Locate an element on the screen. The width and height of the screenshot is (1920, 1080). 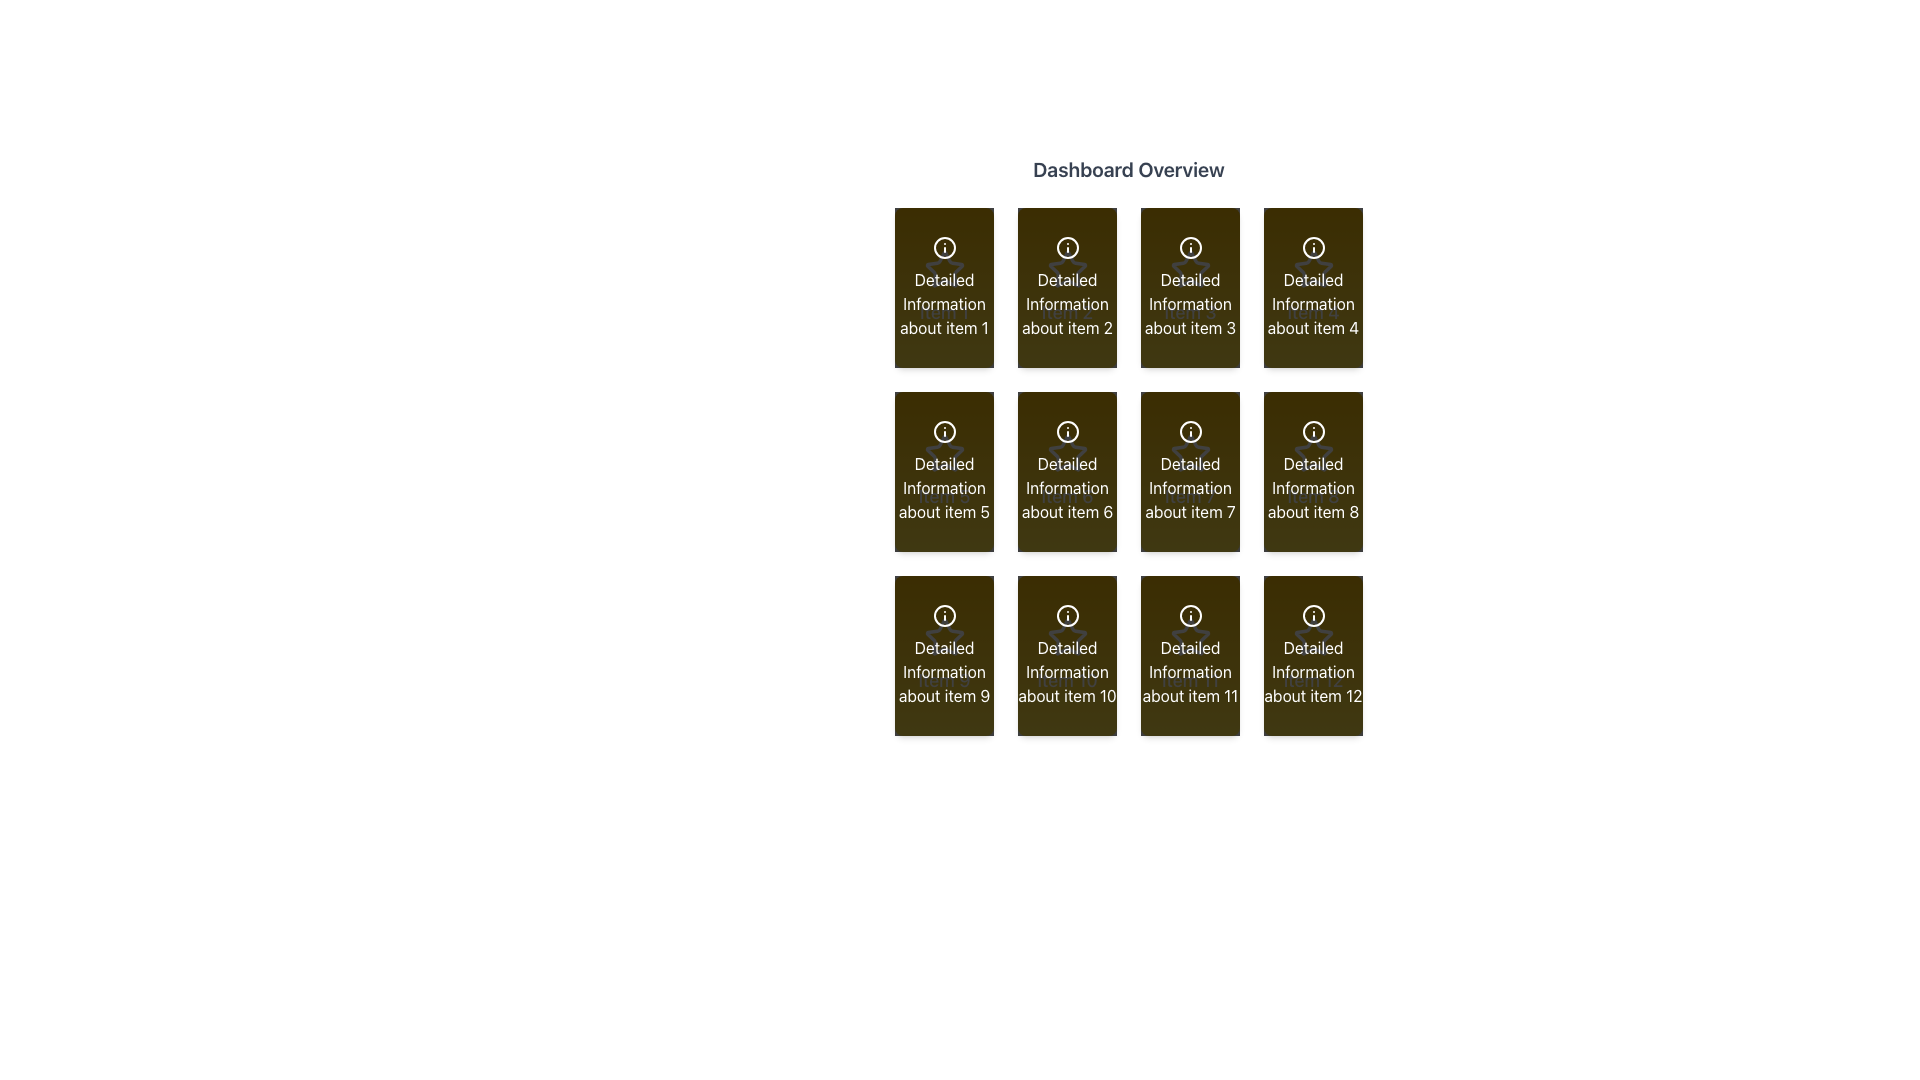
the text label displaying 'Detailed Information about item 10' which is located at the bottom-center of the card in the second column of the last row of the grid layout is located at coordinates (1066, 671).